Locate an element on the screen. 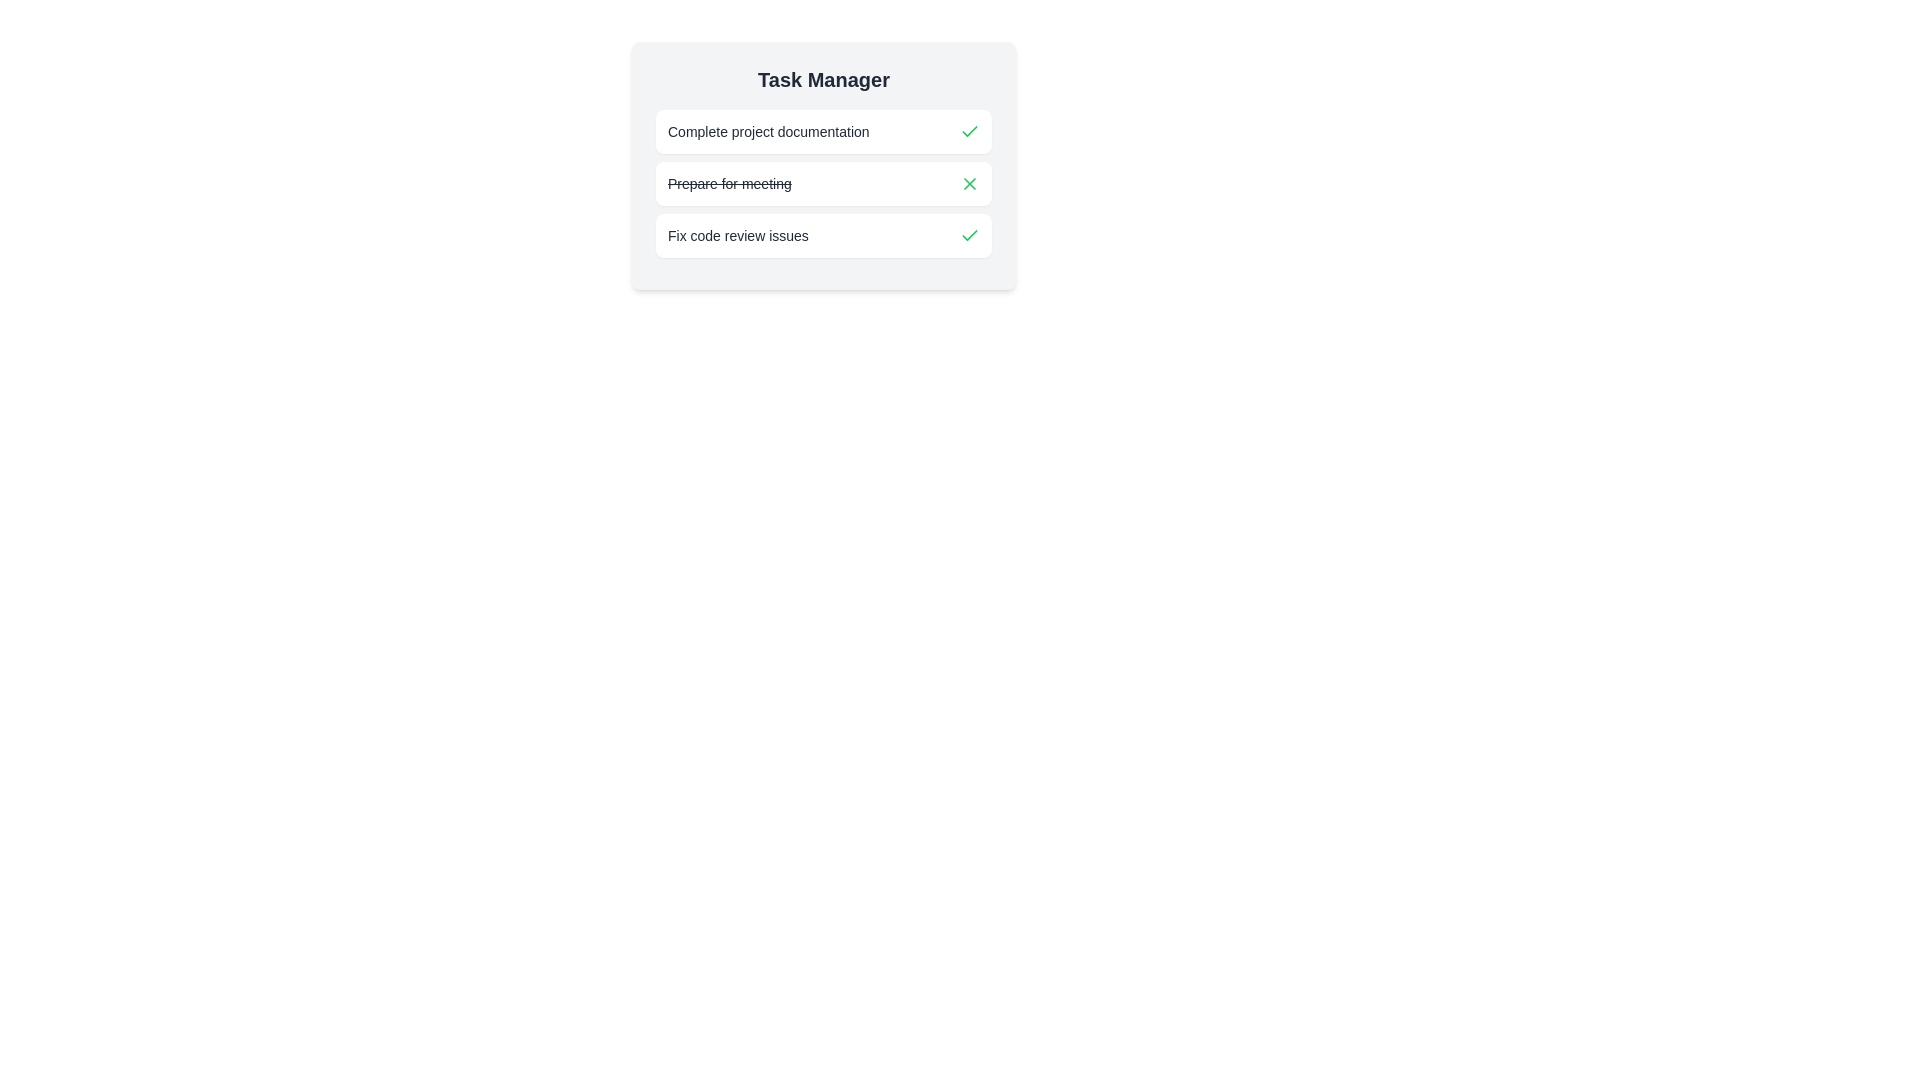 The height and width of the screenshot is (1080, 1920). the small 'X' icon button with a green outline, located next to the text 'Prepare for meeting' in the task list to change its color is located at coordinates (969, 184).